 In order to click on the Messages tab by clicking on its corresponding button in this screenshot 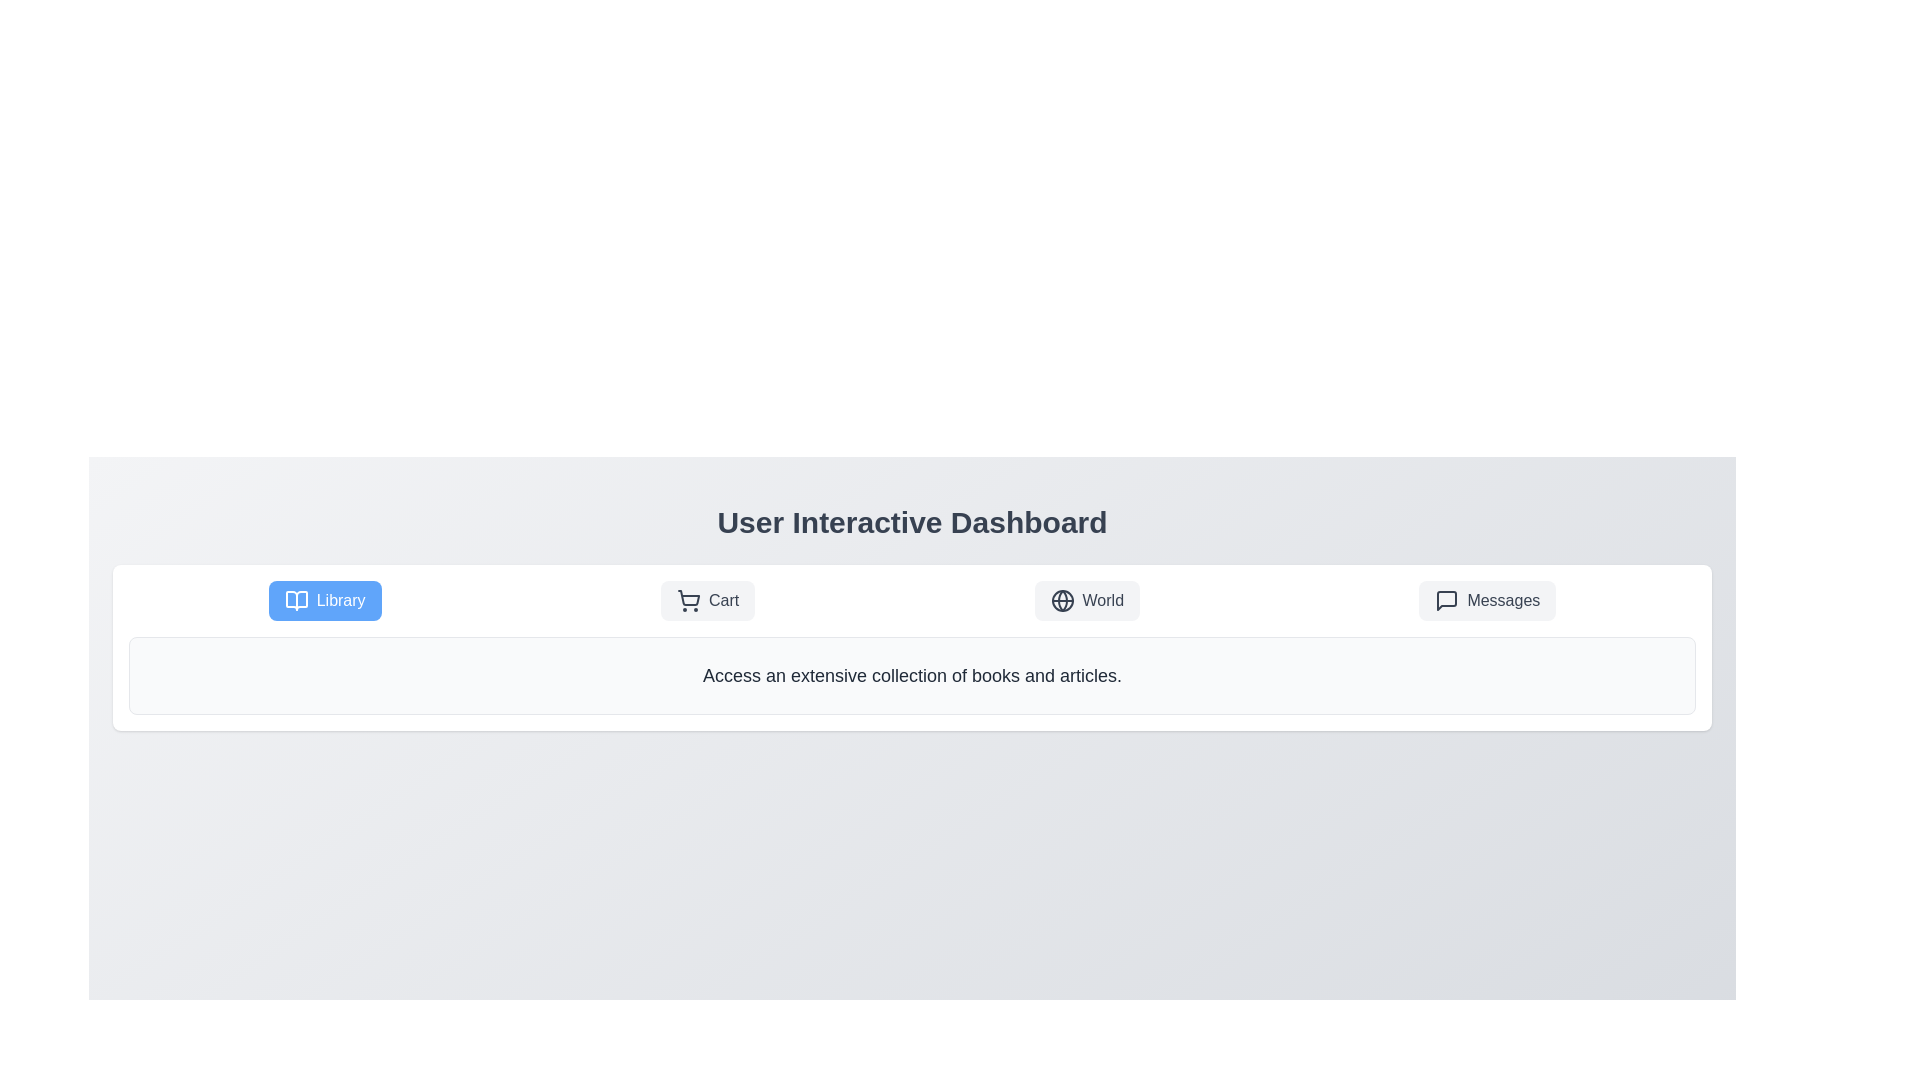, I will do `click(1487, 600)`.